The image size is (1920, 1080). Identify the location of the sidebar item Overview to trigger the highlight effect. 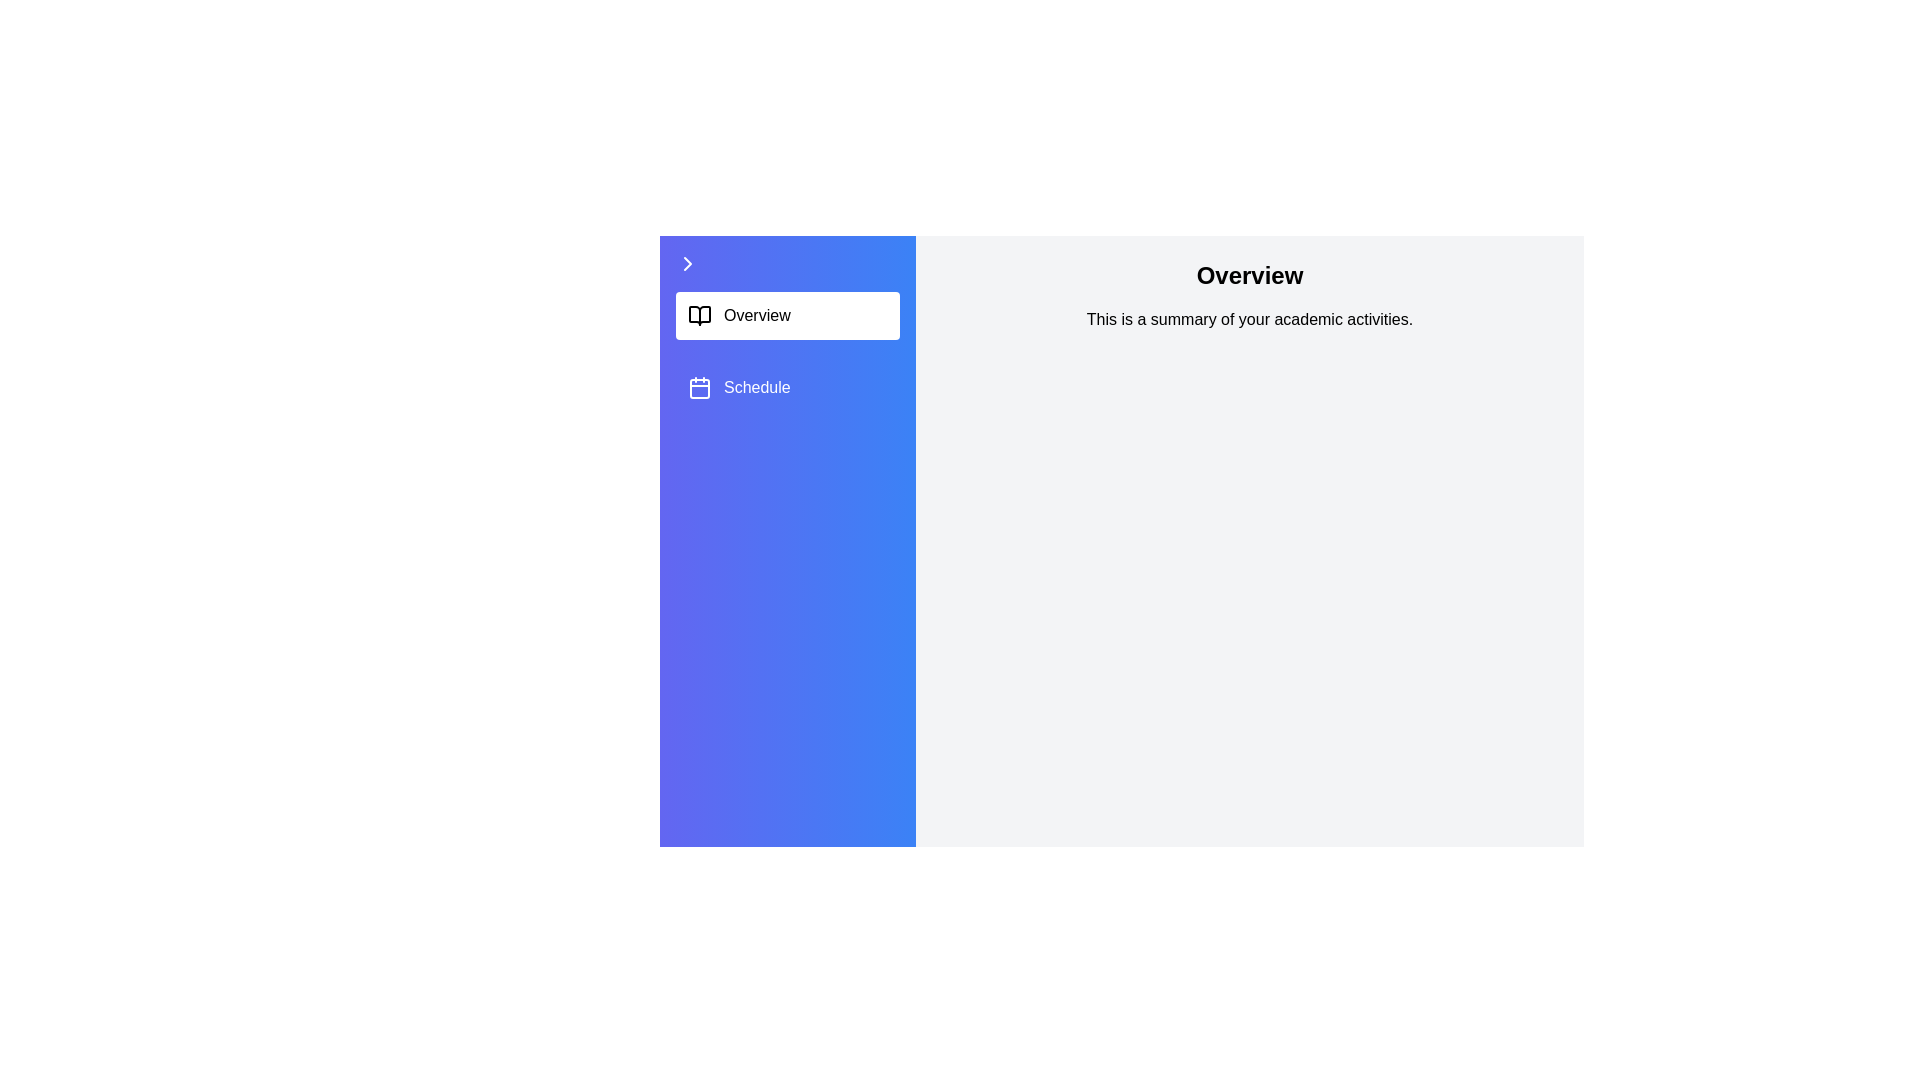
(786, 315).